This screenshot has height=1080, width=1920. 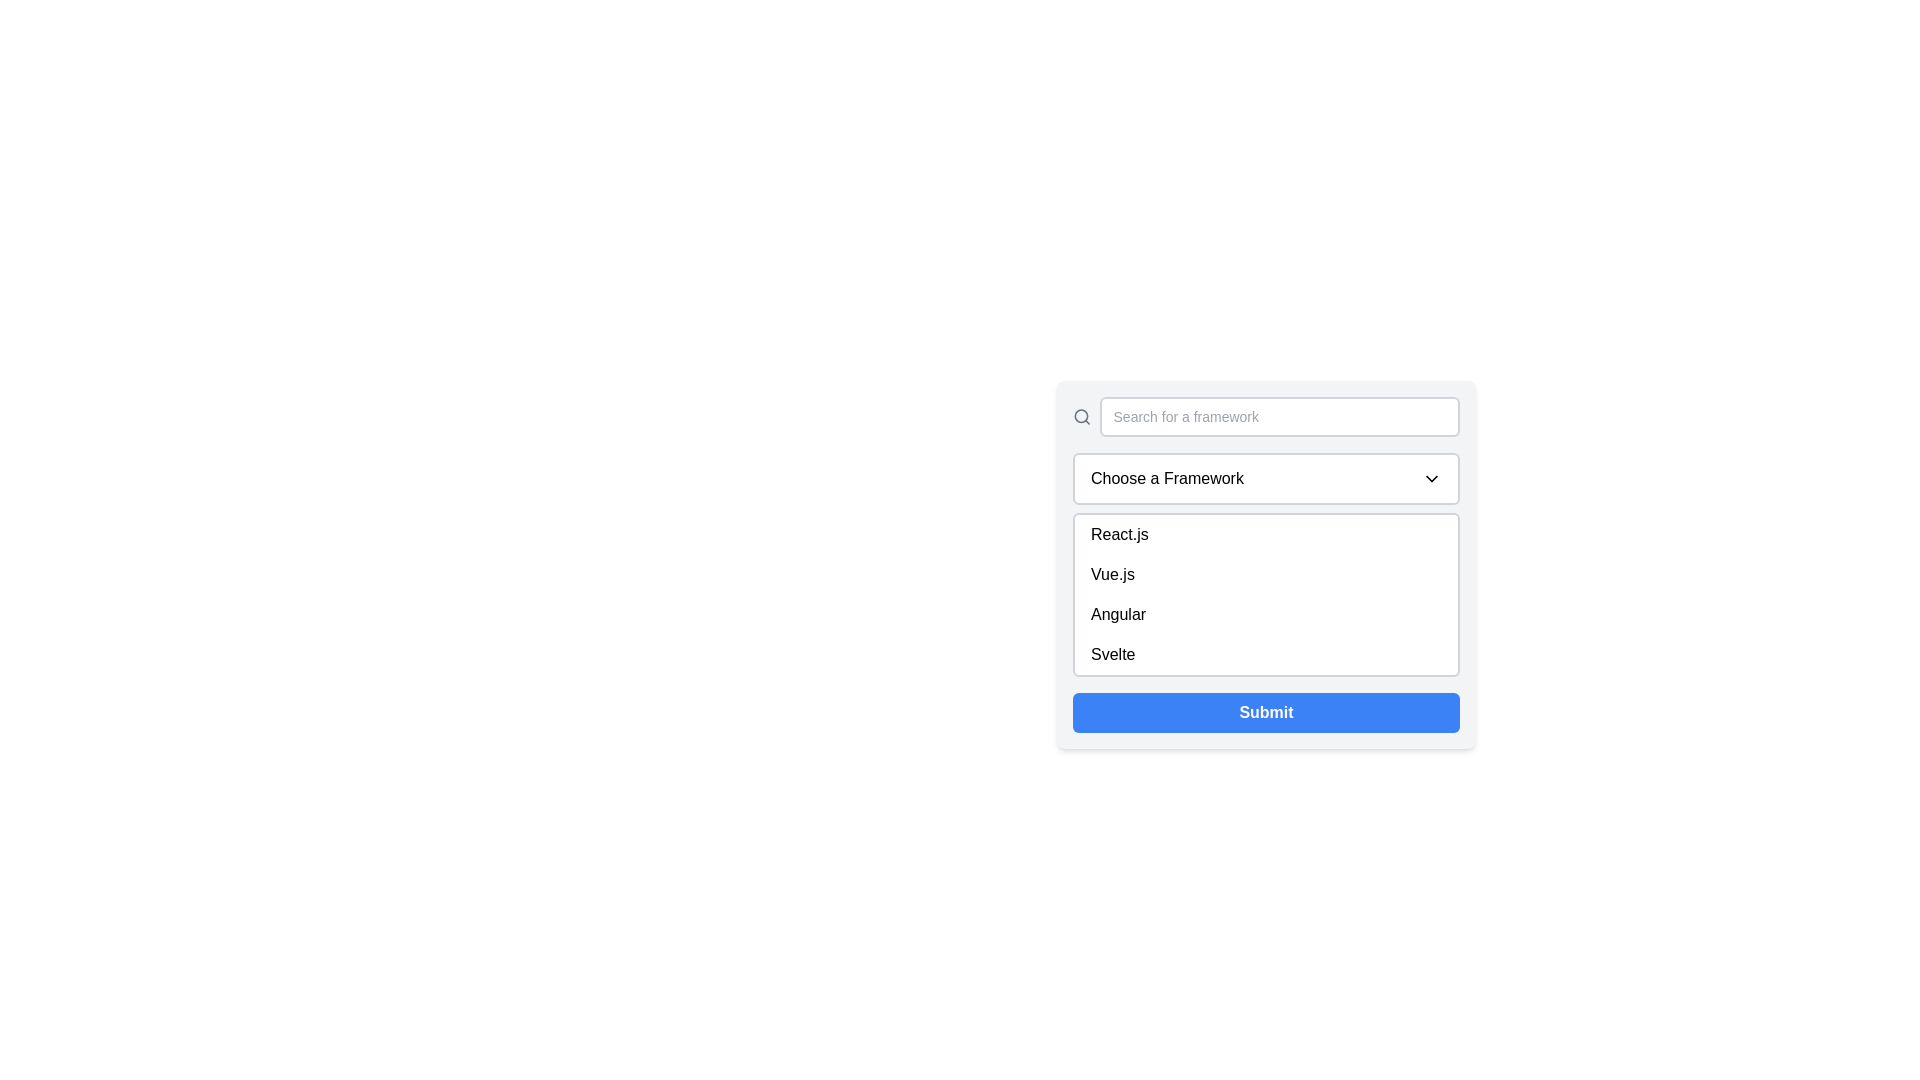 What do you see at coordinates (1430, 478) in the screenshot?
I see `the Dropdown arrow icon located at the far-right corner of the 'Choose a Framework' button` at bounding box center [1430, 478].